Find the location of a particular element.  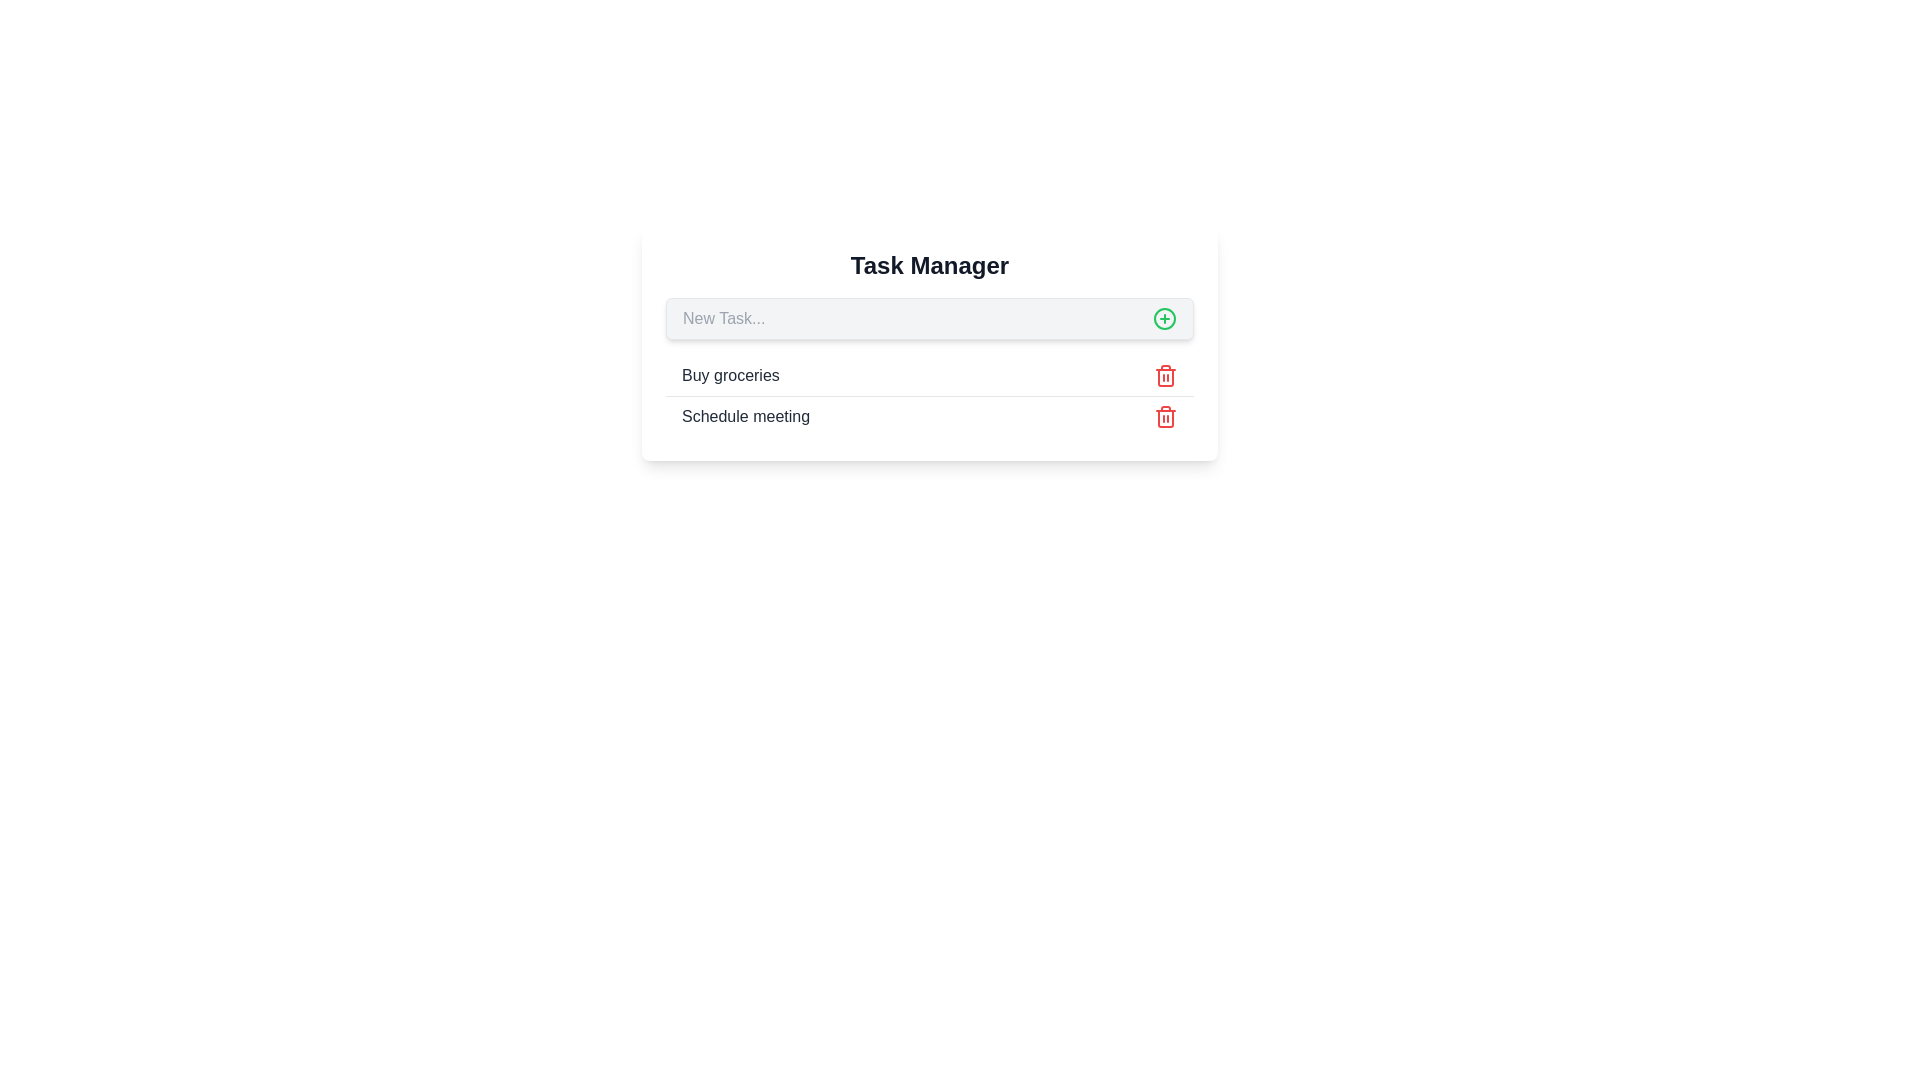

the task list items in the 'Task Manager' component is located at coordinates (929, 396).